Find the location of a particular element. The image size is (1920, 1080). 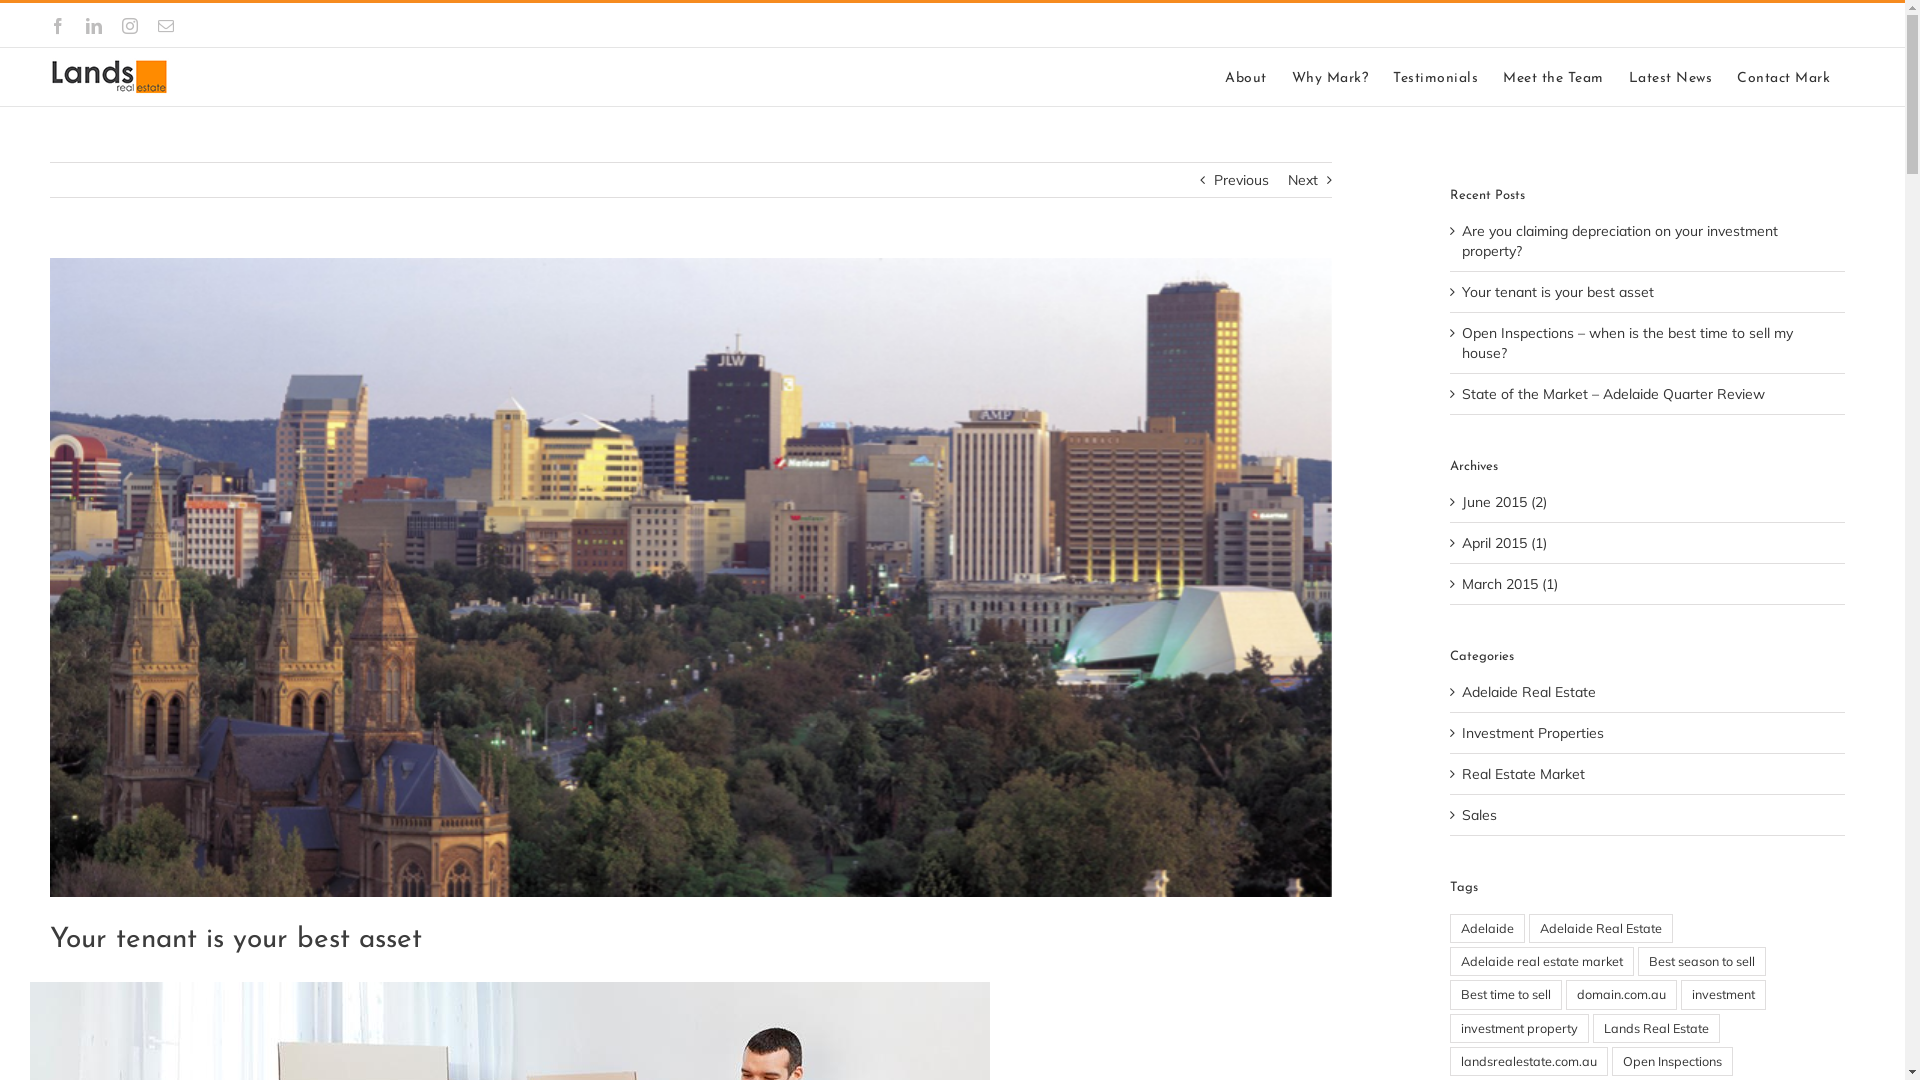

'Why Mark?' is located at coordinates (1291, 76).